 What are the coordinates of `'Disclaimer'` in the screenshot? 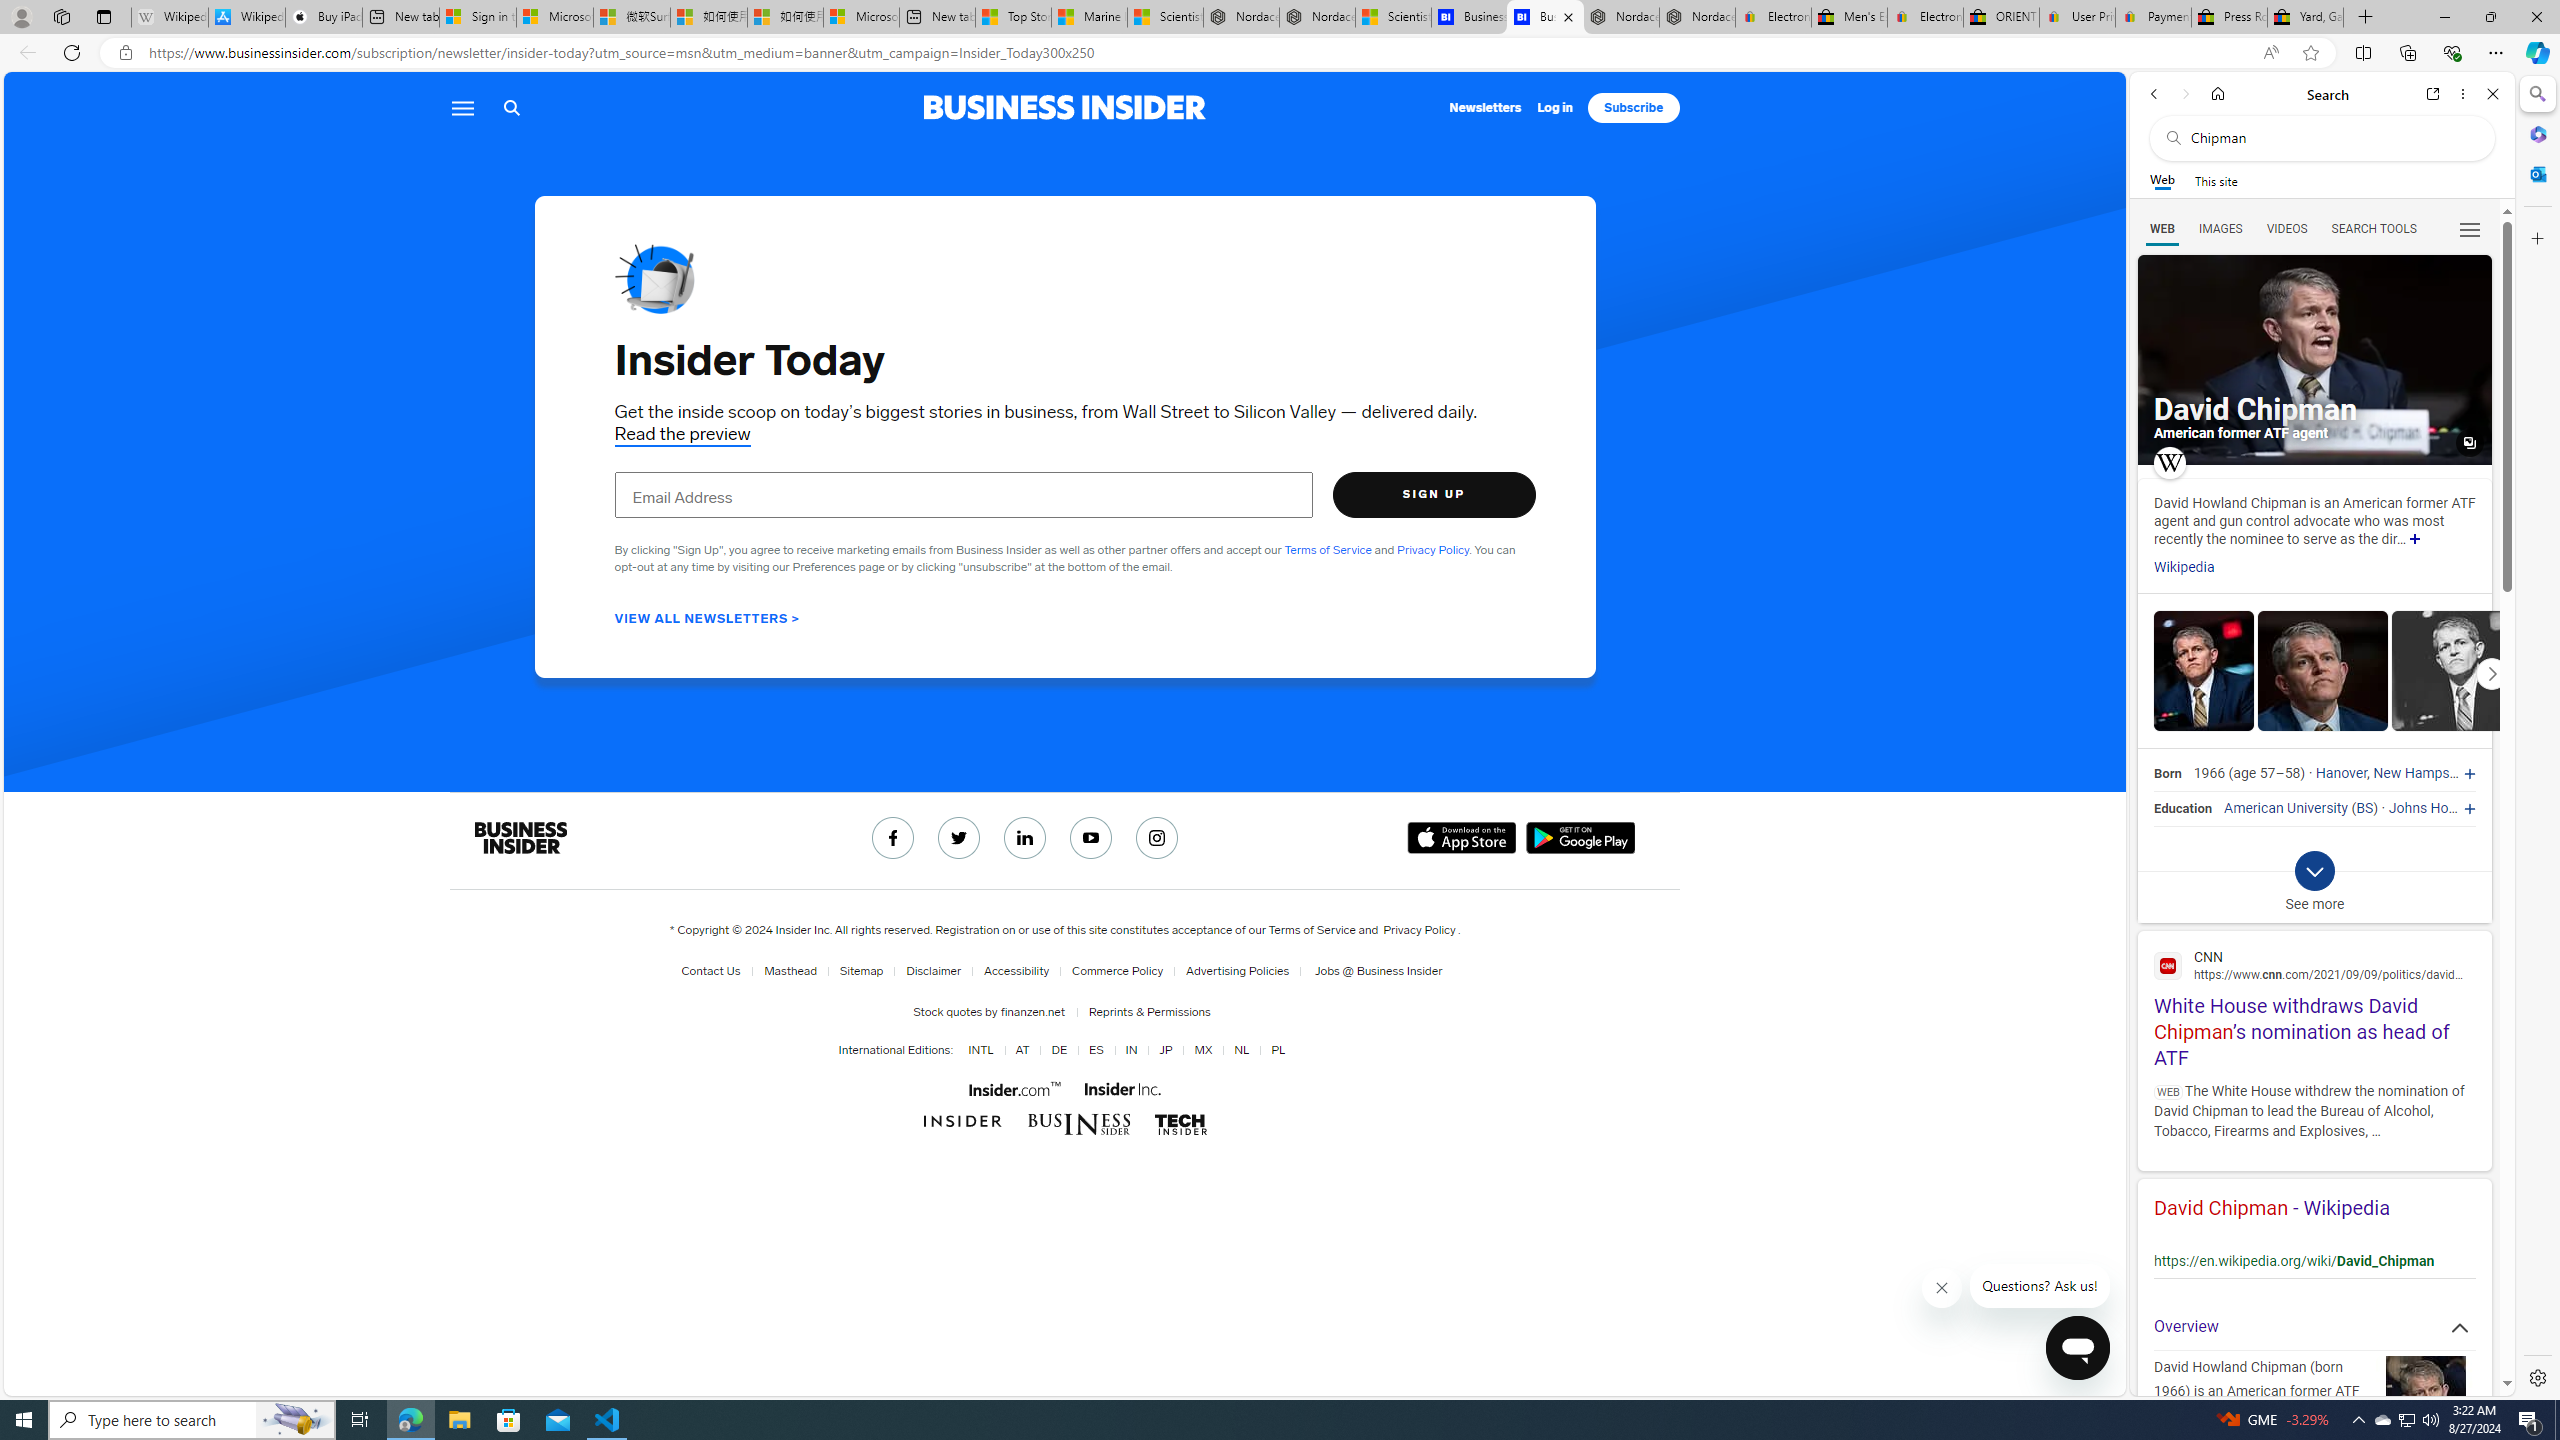 It's located at (929, 970).